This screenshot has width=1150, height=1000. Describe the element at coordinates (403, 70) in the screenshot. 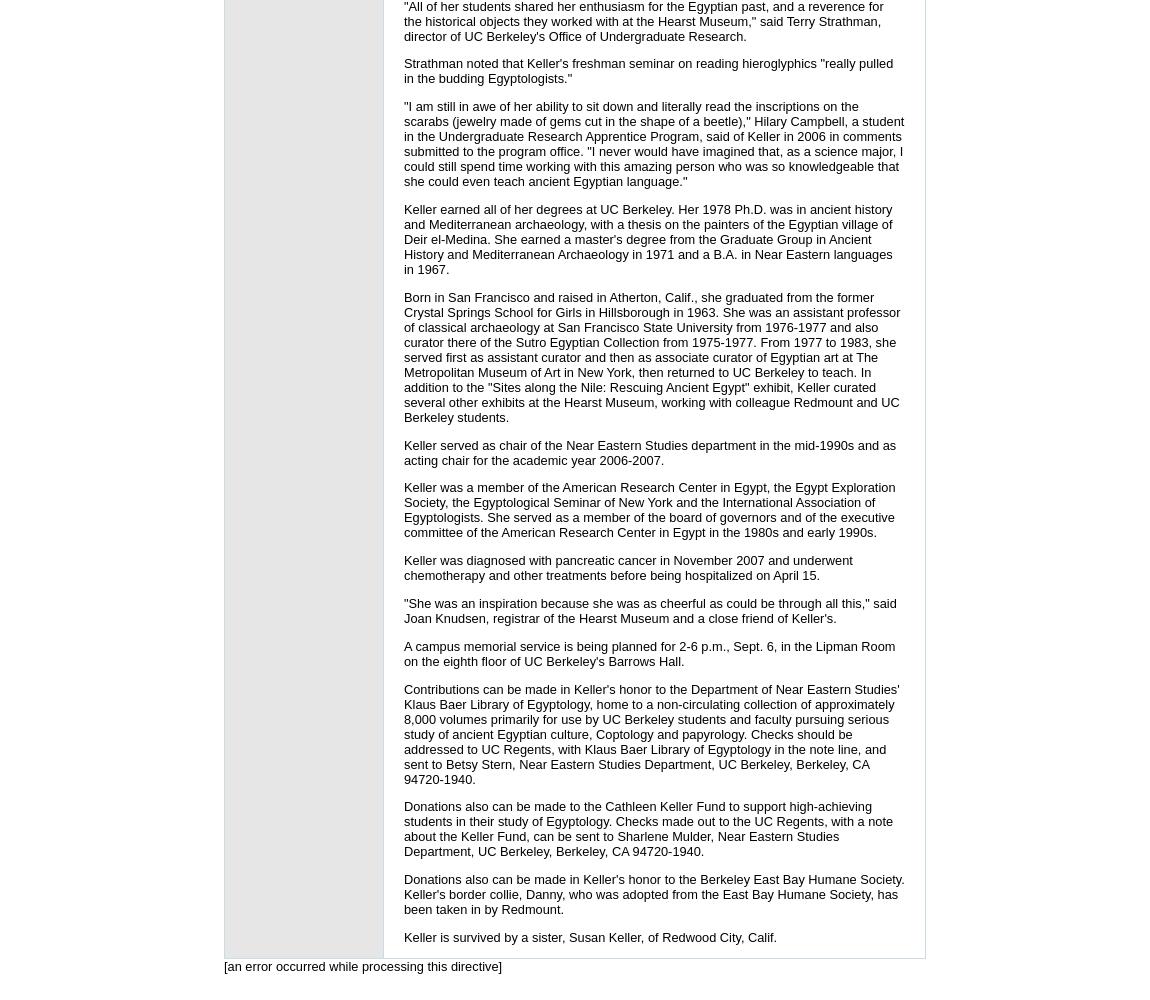

I see `'Strathman noted that Keller's freshman seminar on reading hieroglyphics "really pulled in the budding Egyptologists."'` at that location.